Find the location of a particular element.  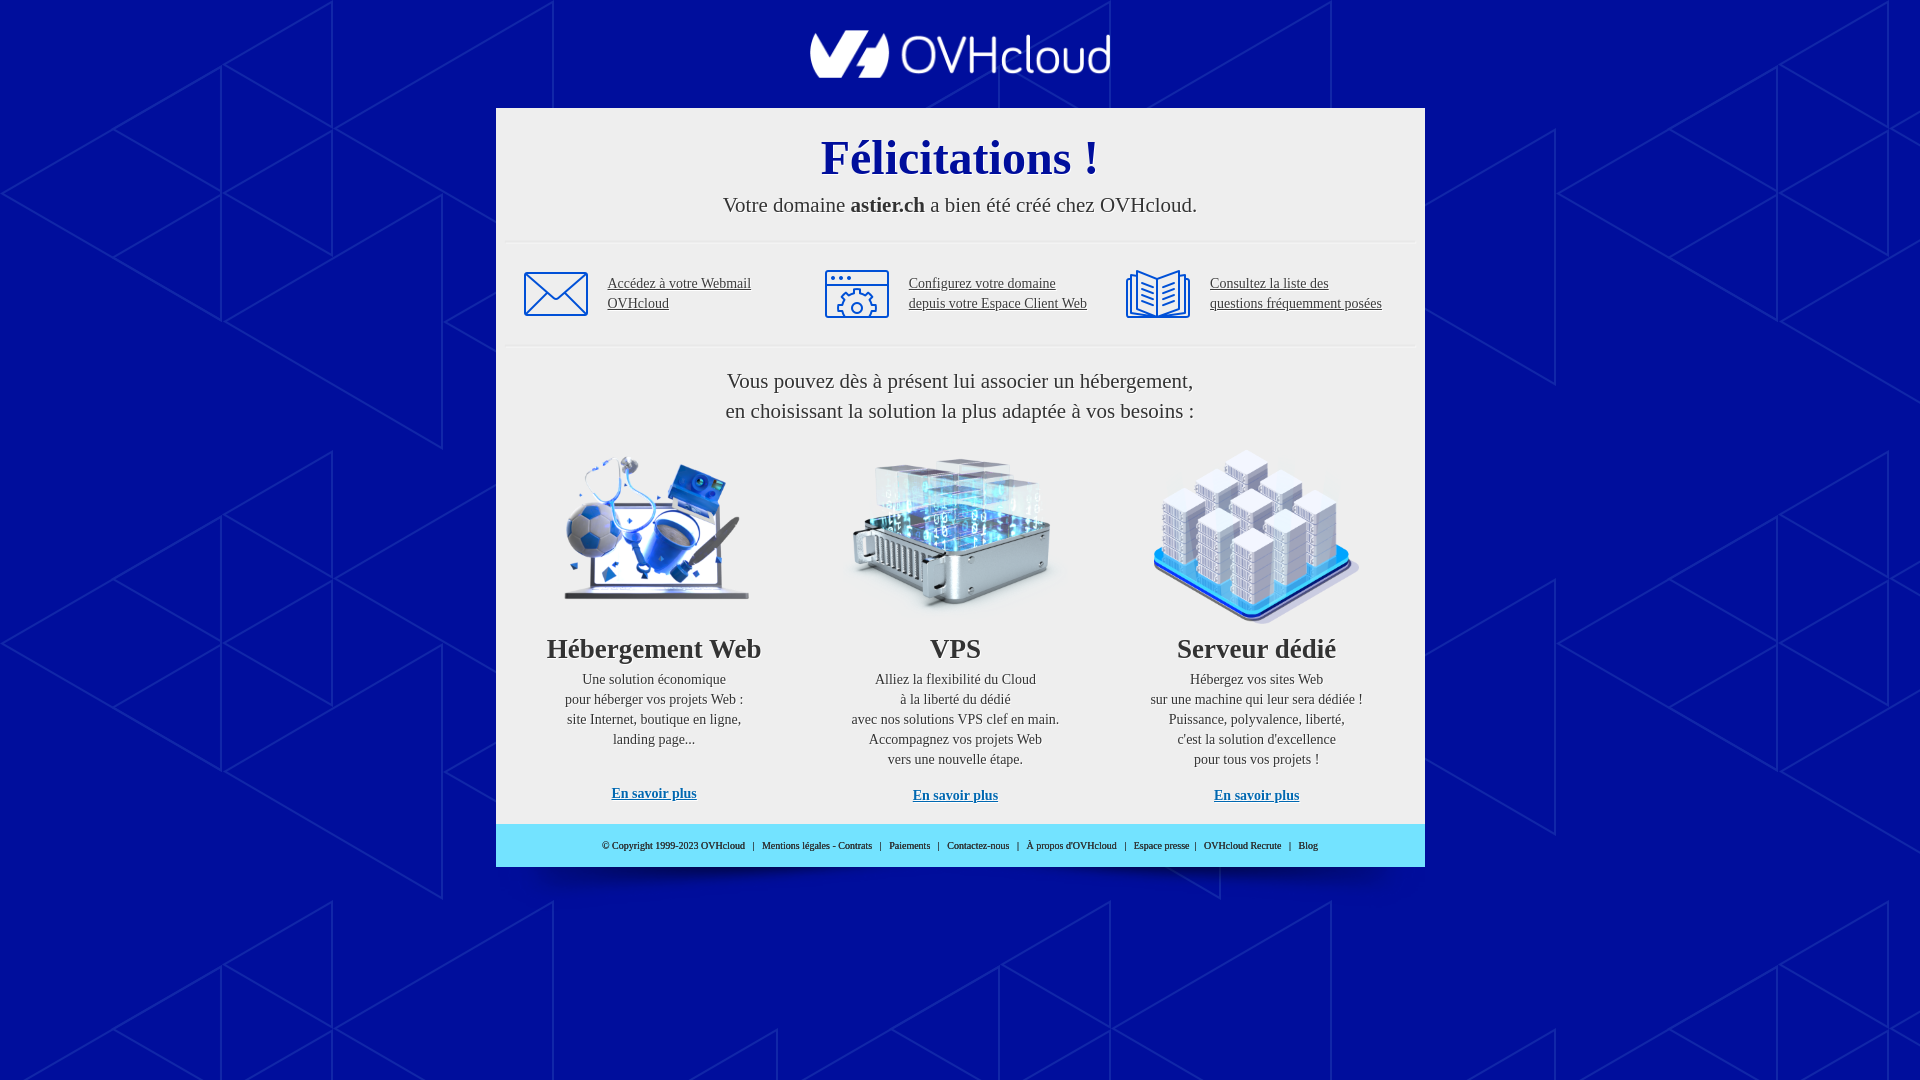

'En savoir plus' is located at coordinates (954, 794).